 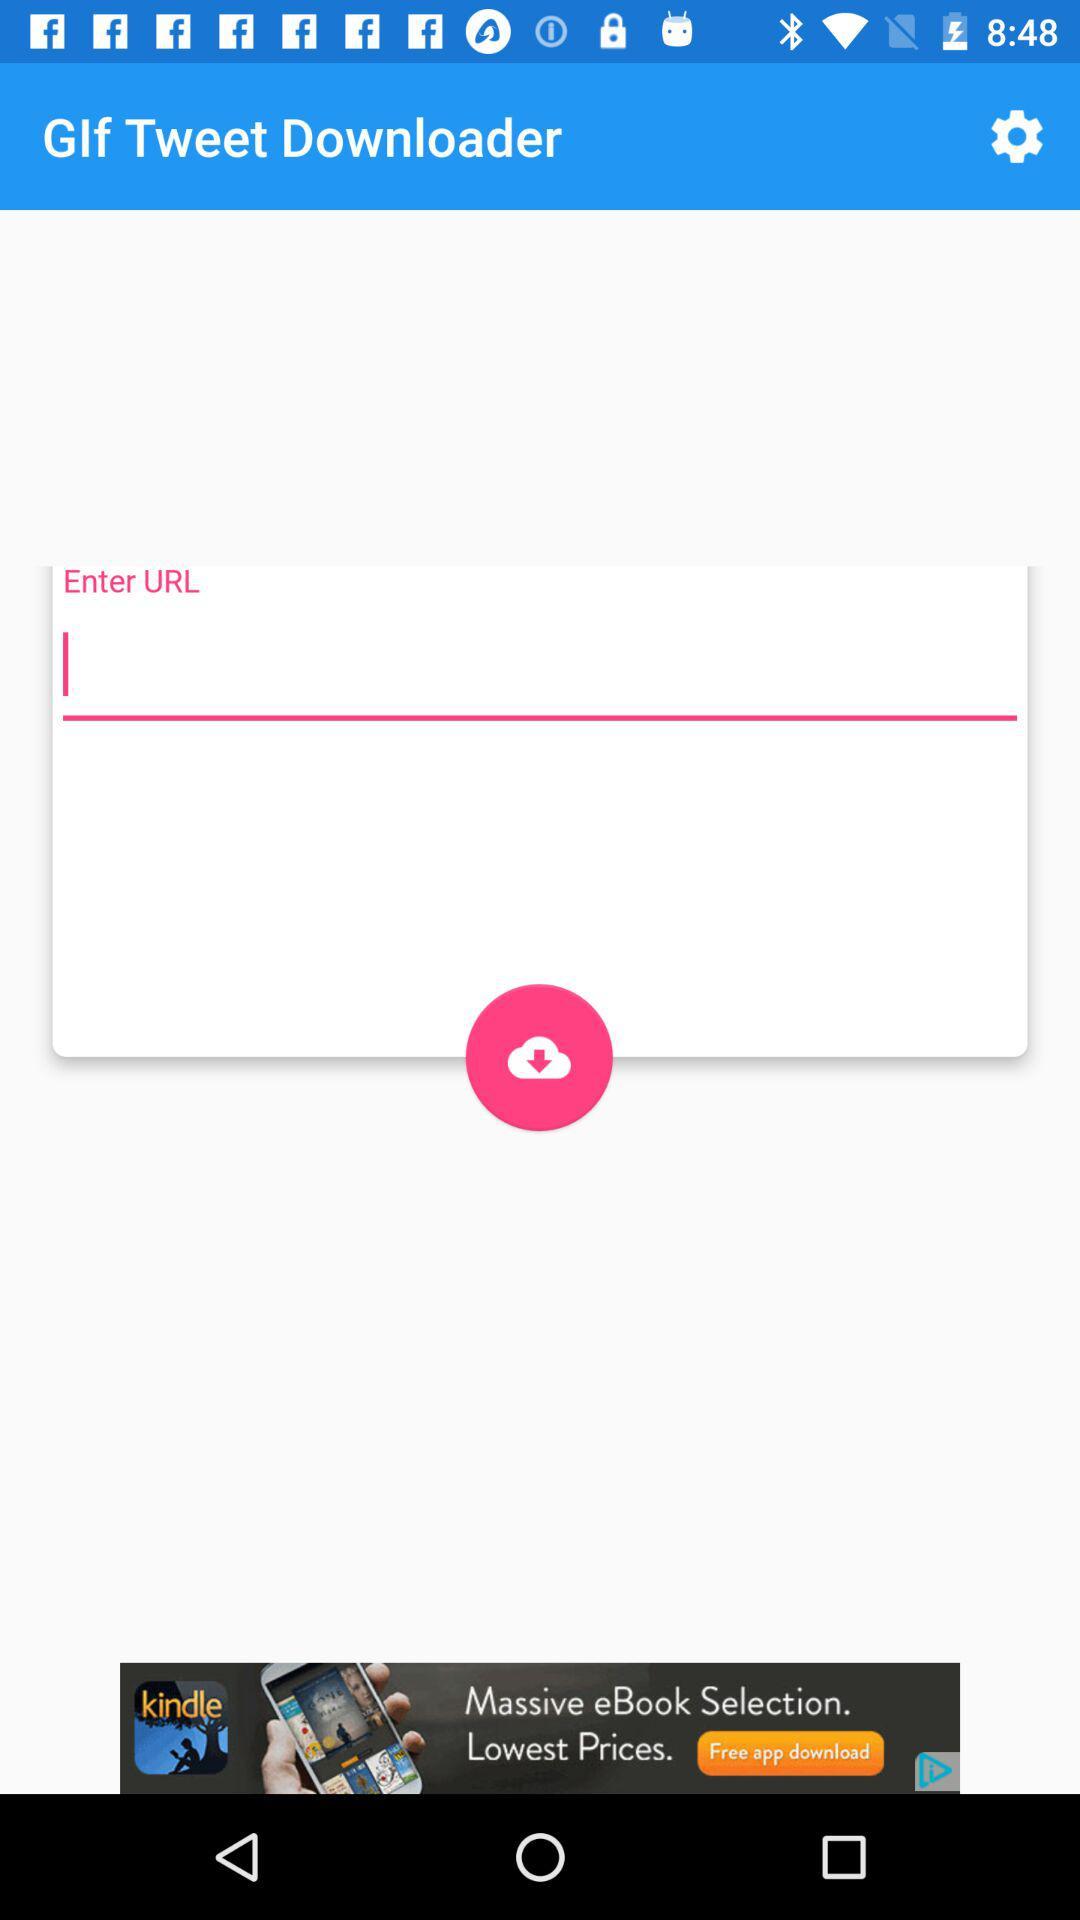 What do you see at coordinates (540, 1727) in the screenshot?
I see `opens an advertisement` at bounding box center [540, 1727].